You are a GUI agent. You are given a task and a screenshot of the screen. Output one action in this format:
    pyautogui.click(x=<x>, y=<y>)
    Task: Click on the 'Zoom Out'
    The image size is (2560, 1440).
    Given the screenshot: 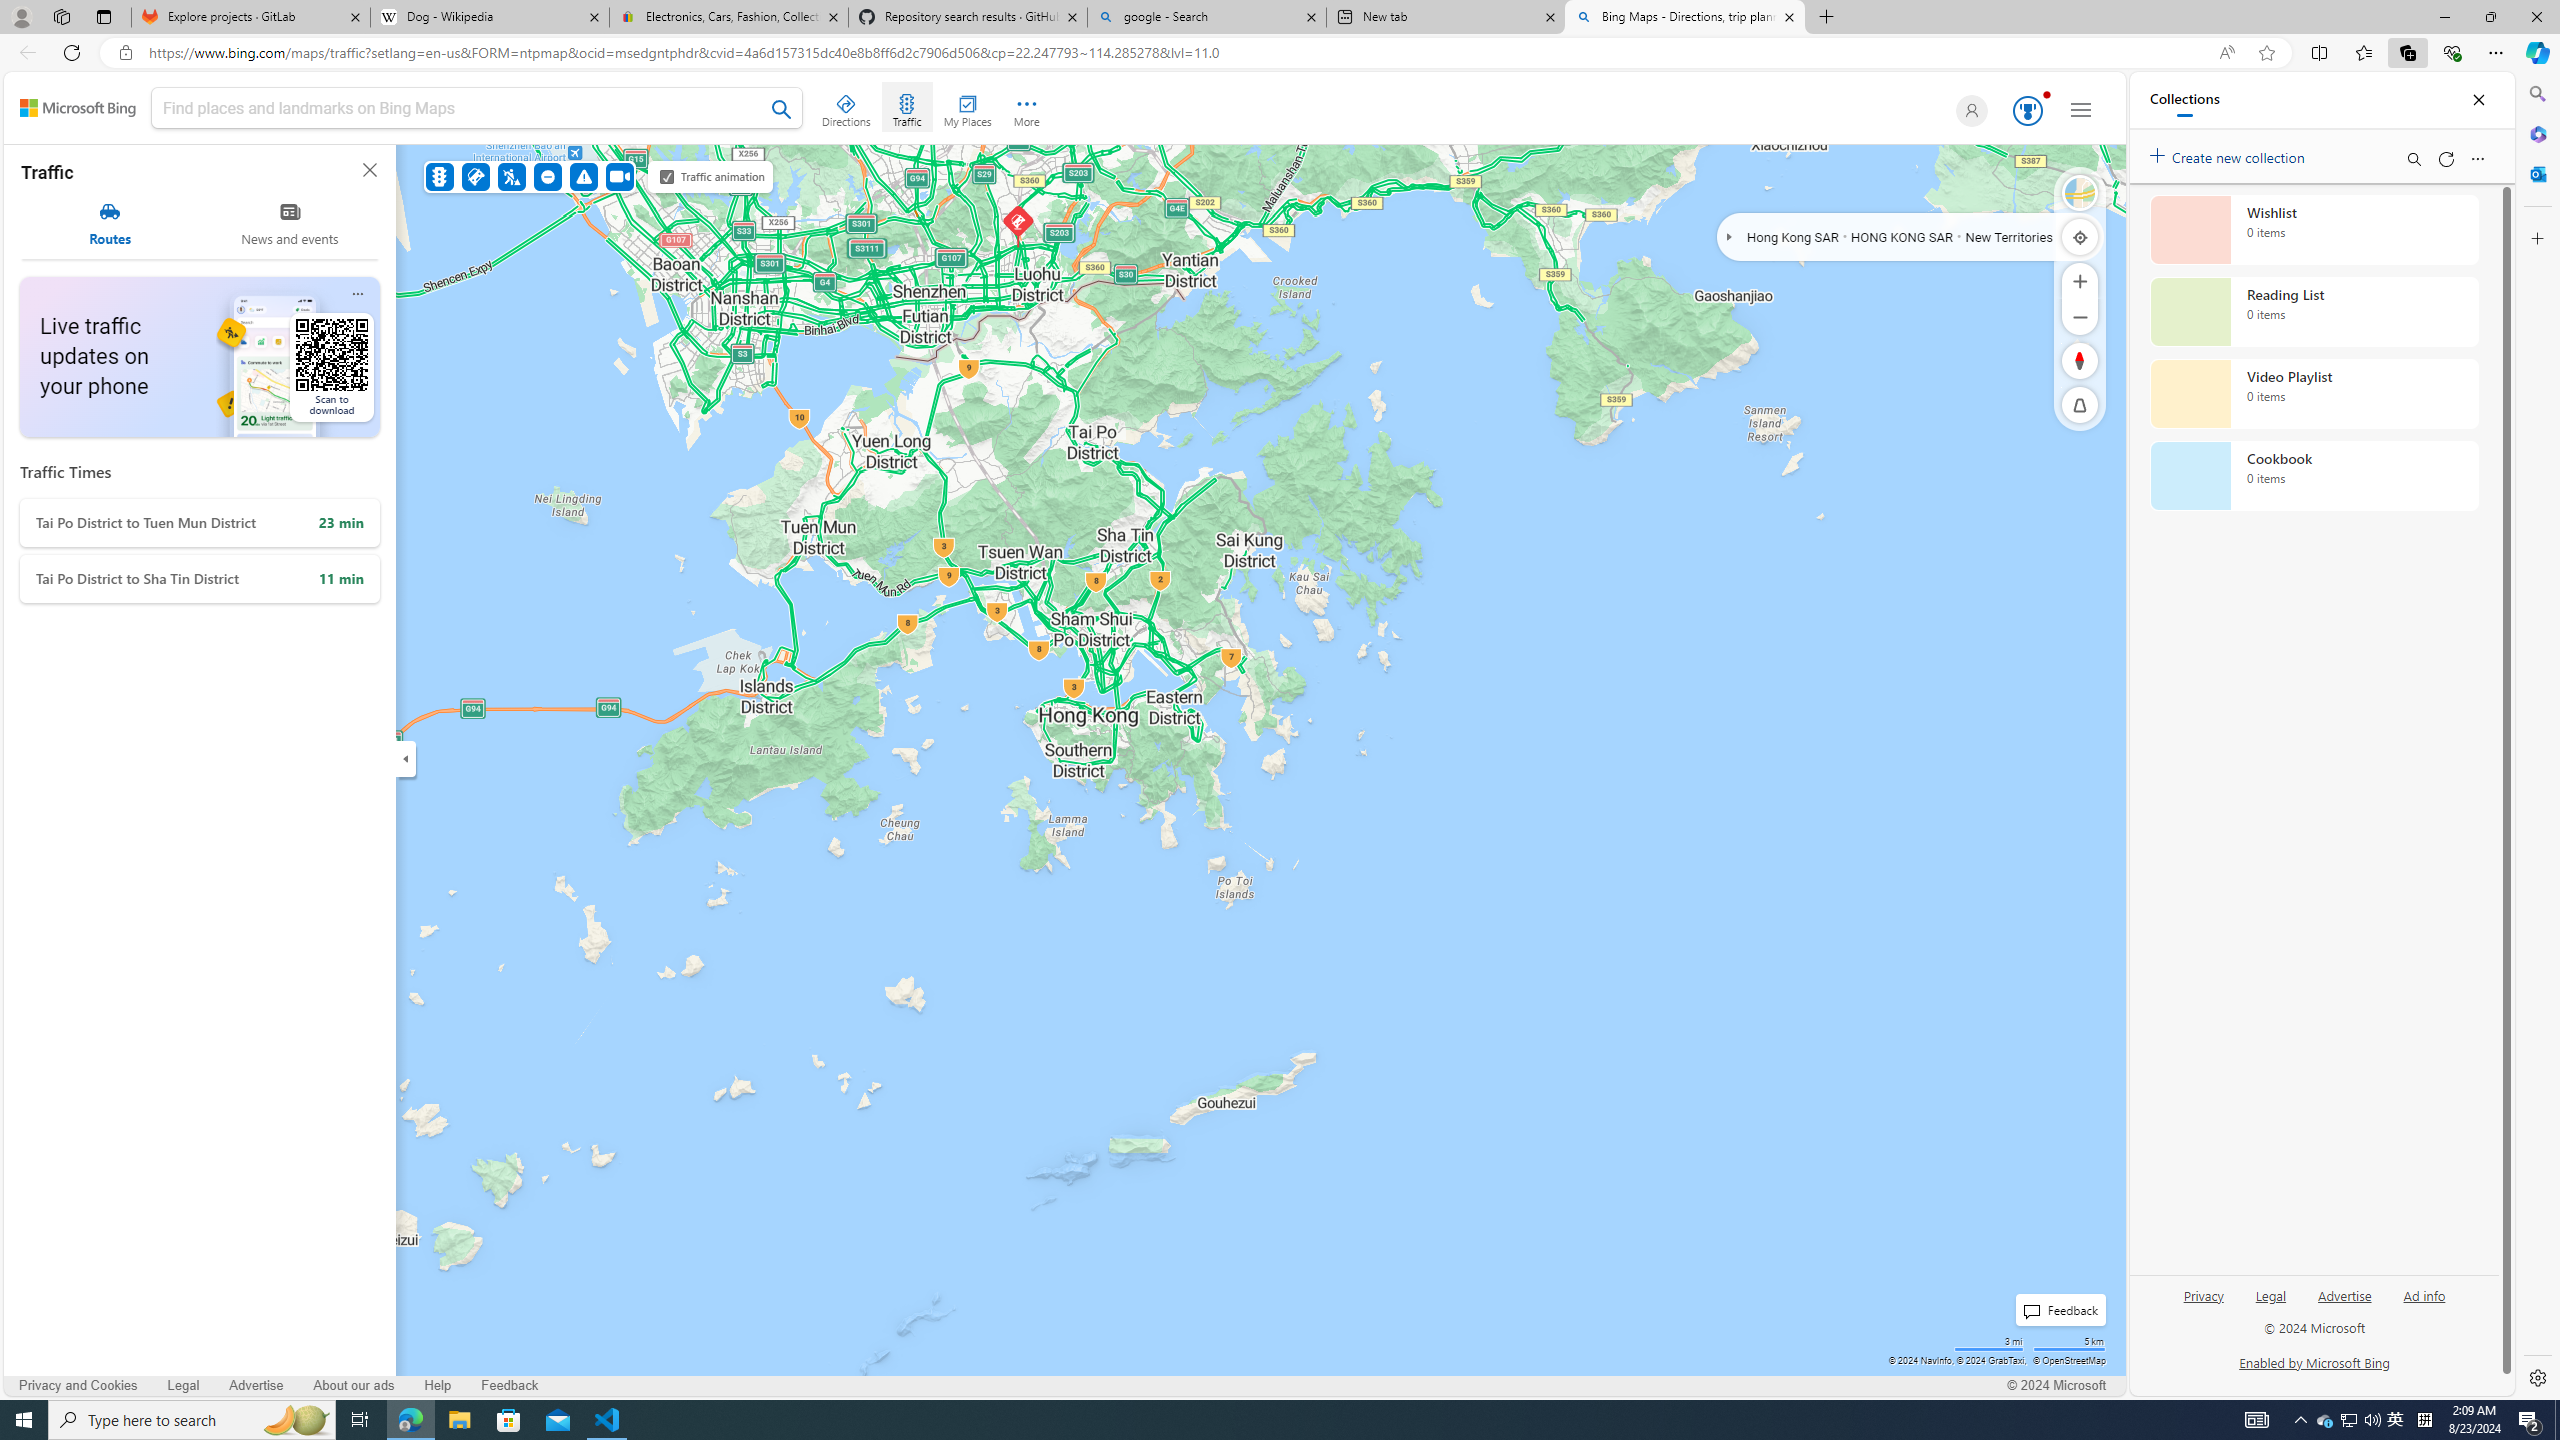 What is the action you would take?
    pyautogui.click(x=2079, y=317)
    